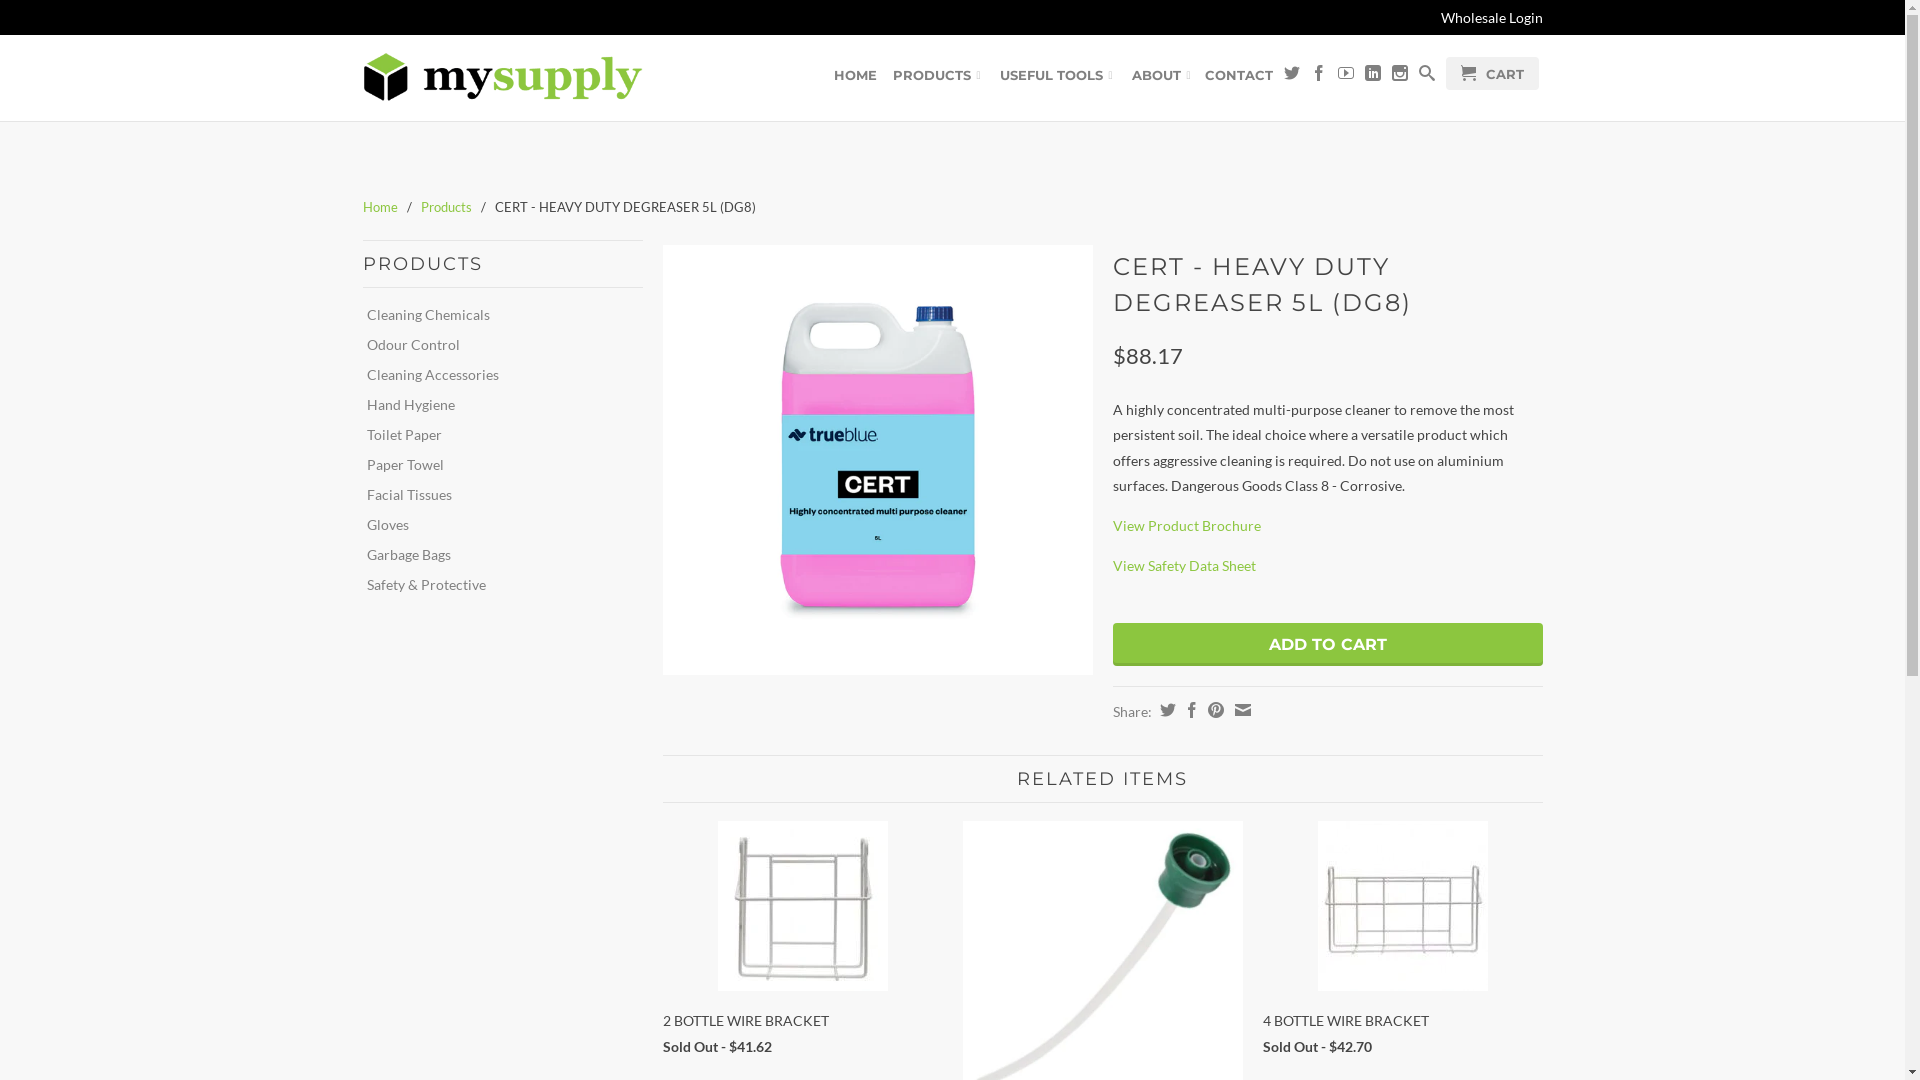 This screenshot has width=1920, height=1080. Describe the element at coordinates (1183, 565) in the screenshot. I see `'View Safety Data Sheet'` at that location.